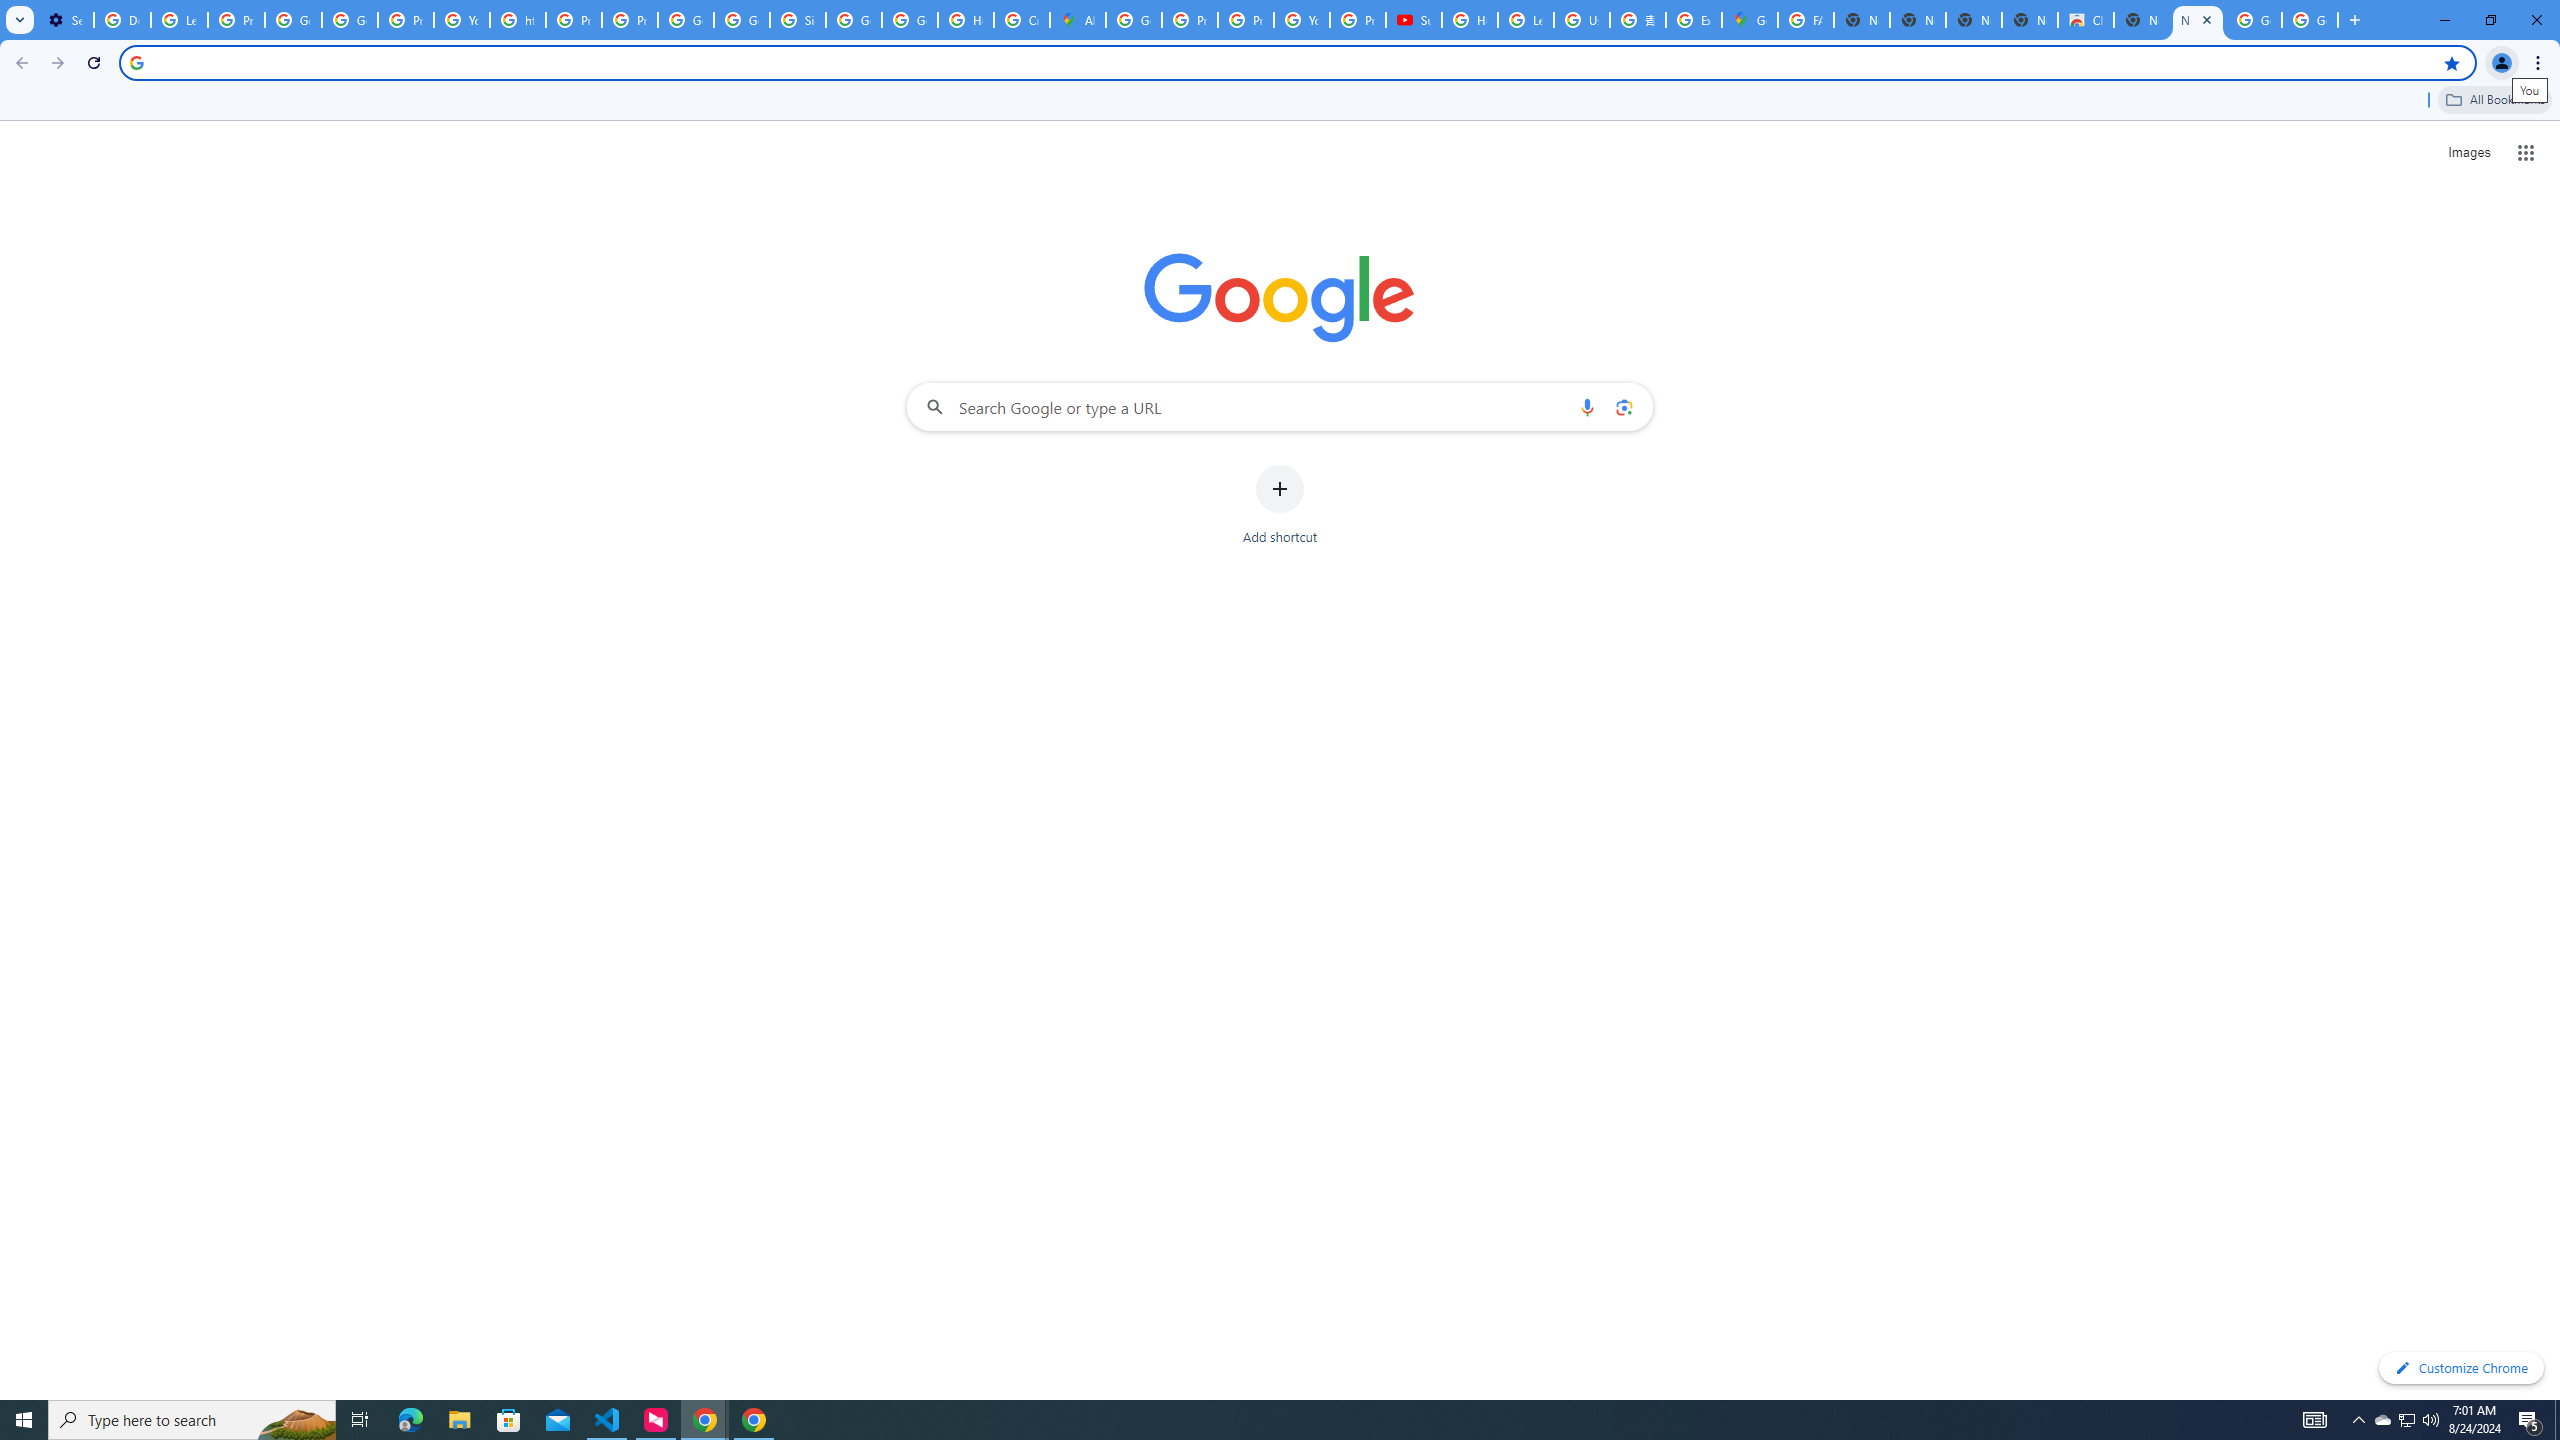 The height and width of the screenshot is (1440, 2560). What do you see at coordinates (1692, 19) in the screenshot?
I see `'Explore new street-level details - Google Maps Help'` at bounding box center [1692, 19].